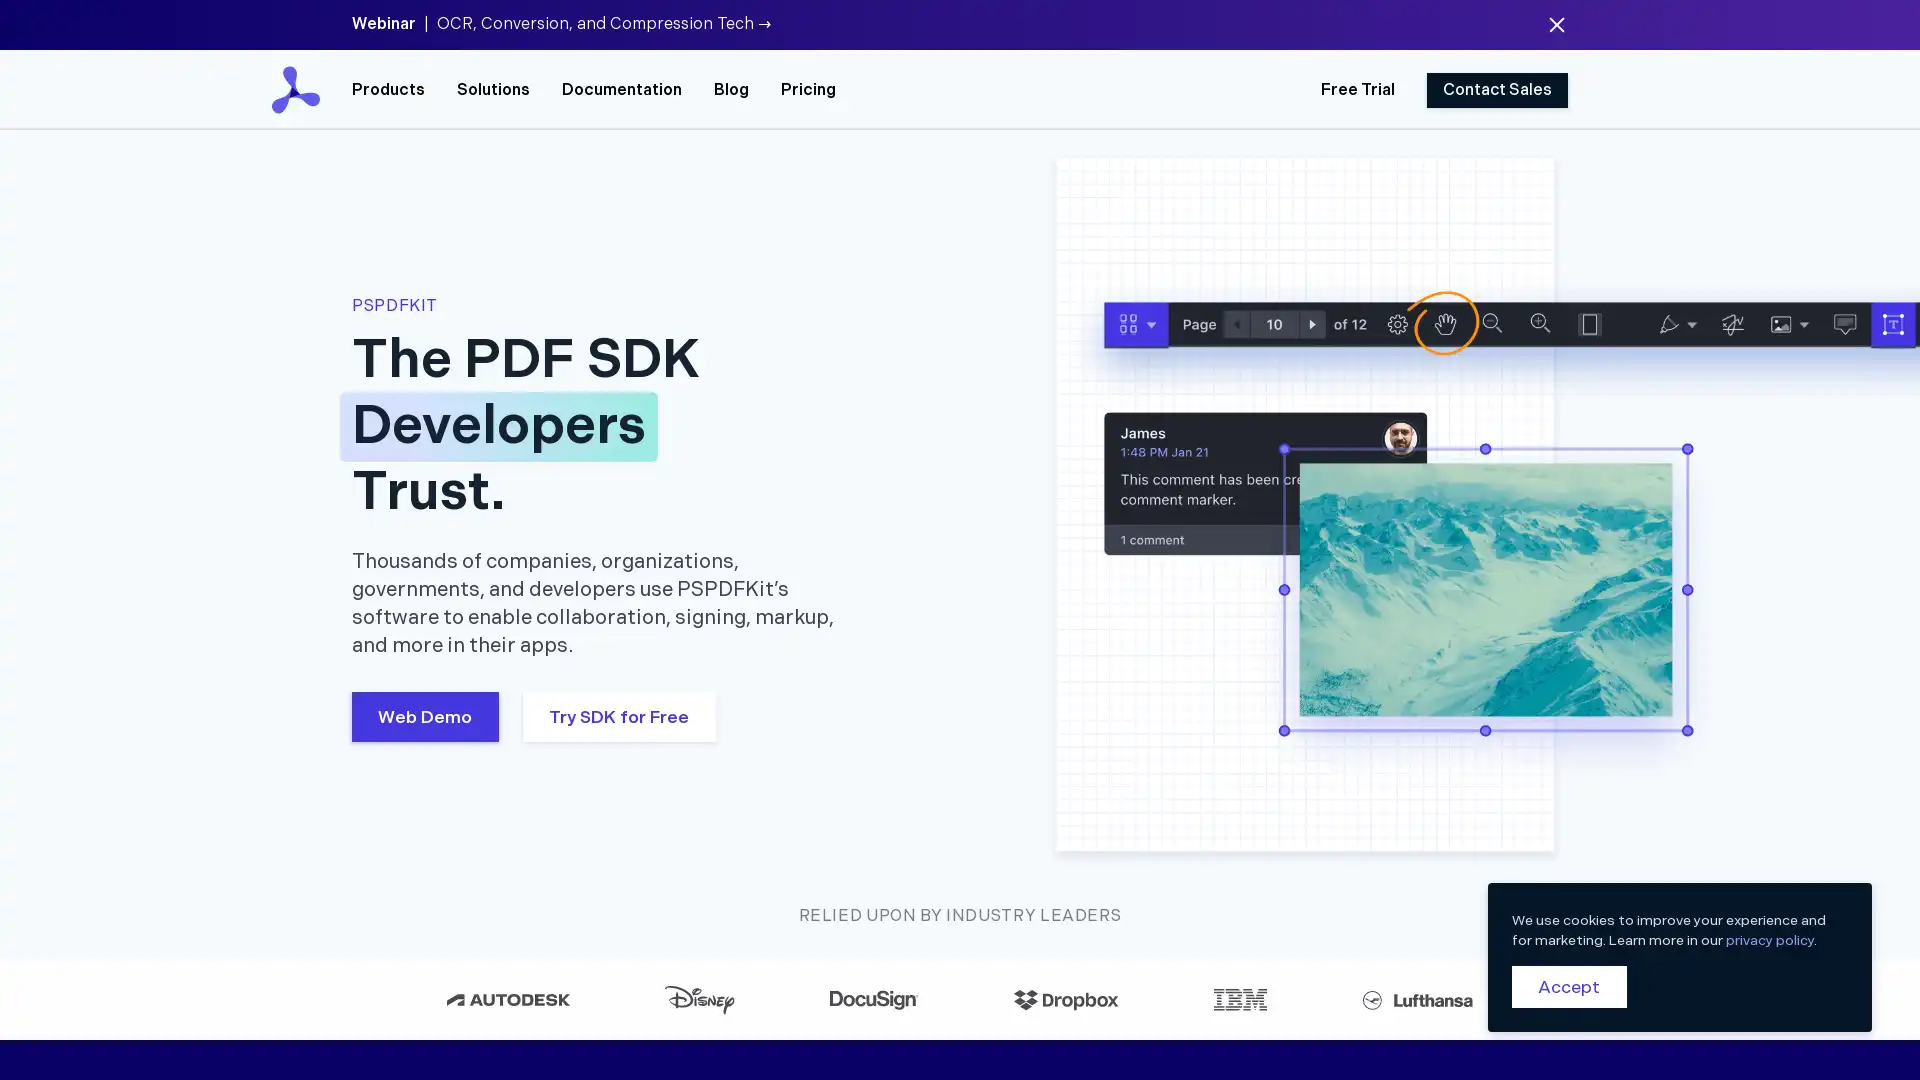  I want to click on Dismiss, so click(1555, 24).